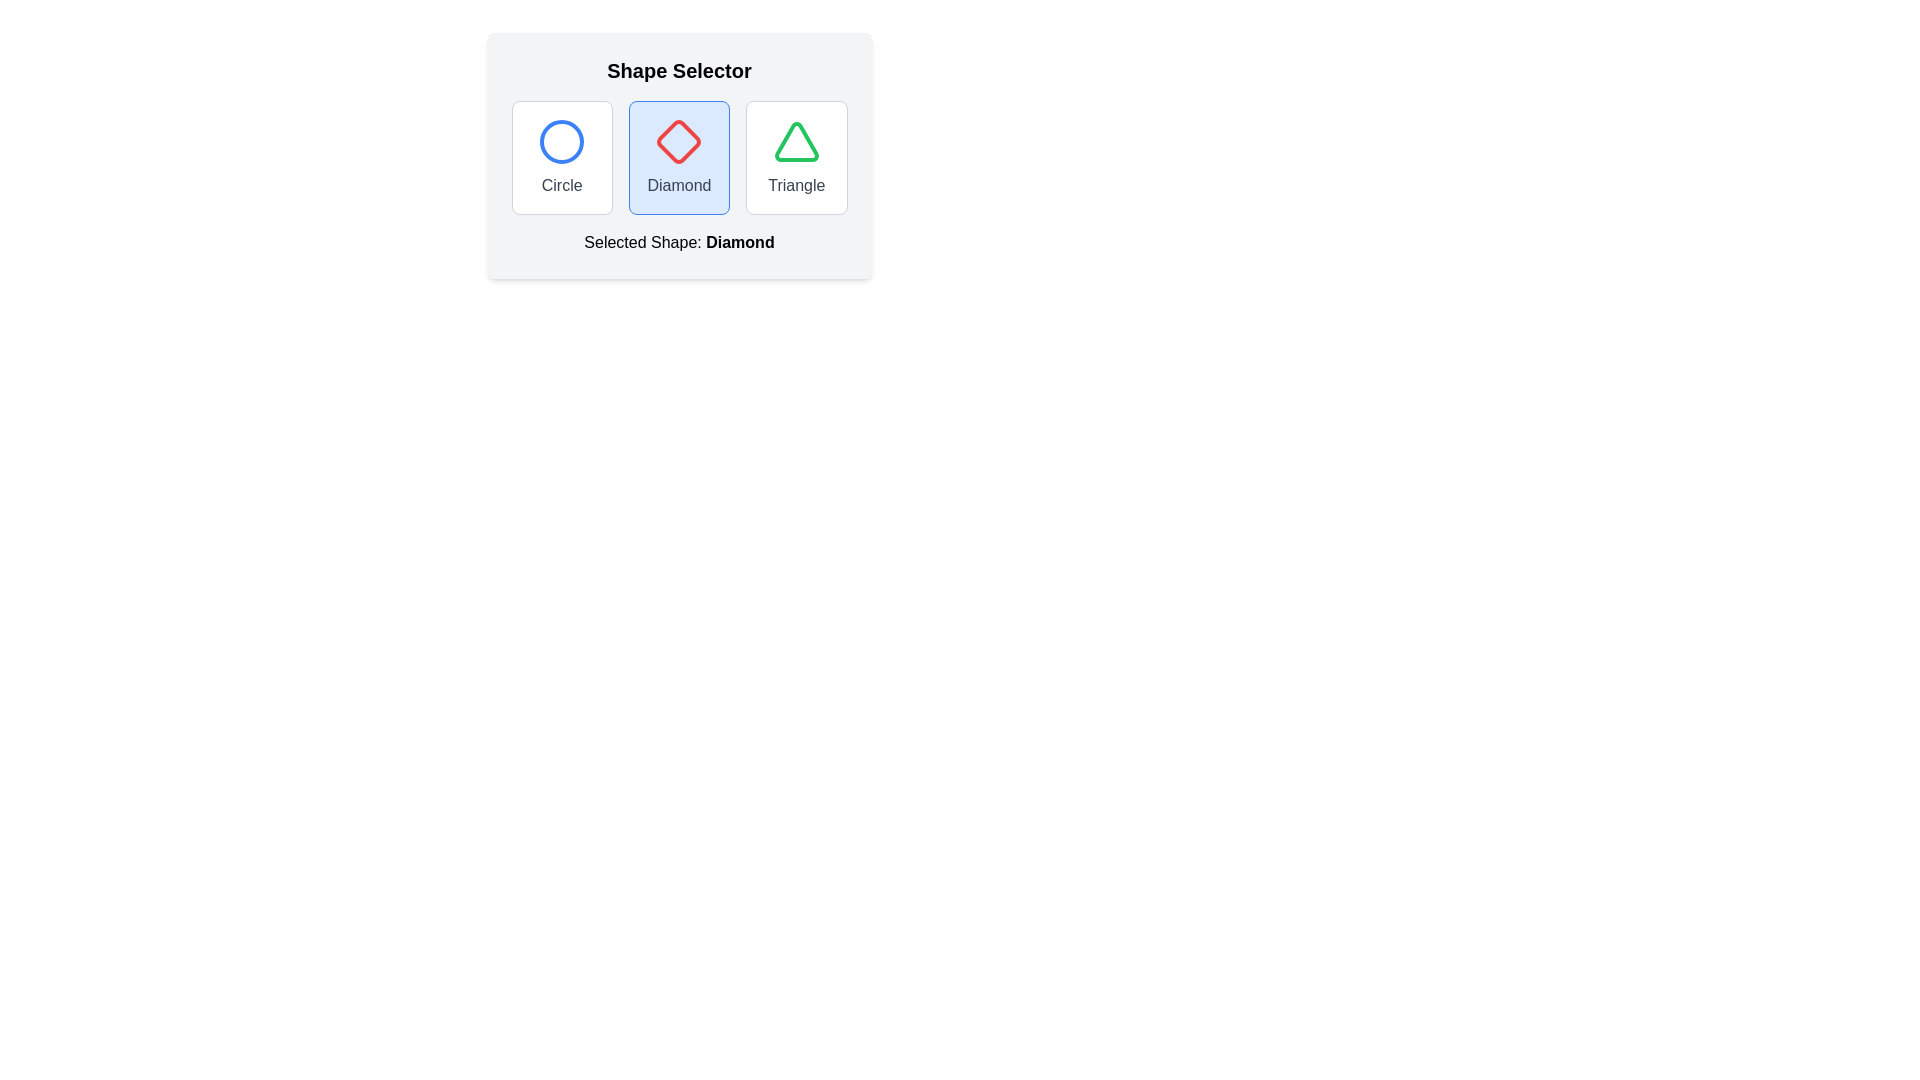 Image resolution: width=1920 pixels, height=1080 pixels. What do you see at coordinates (679, 154) in the screenshot?
I see `the button in the shape selection interface` at bounding box center [679, 154].